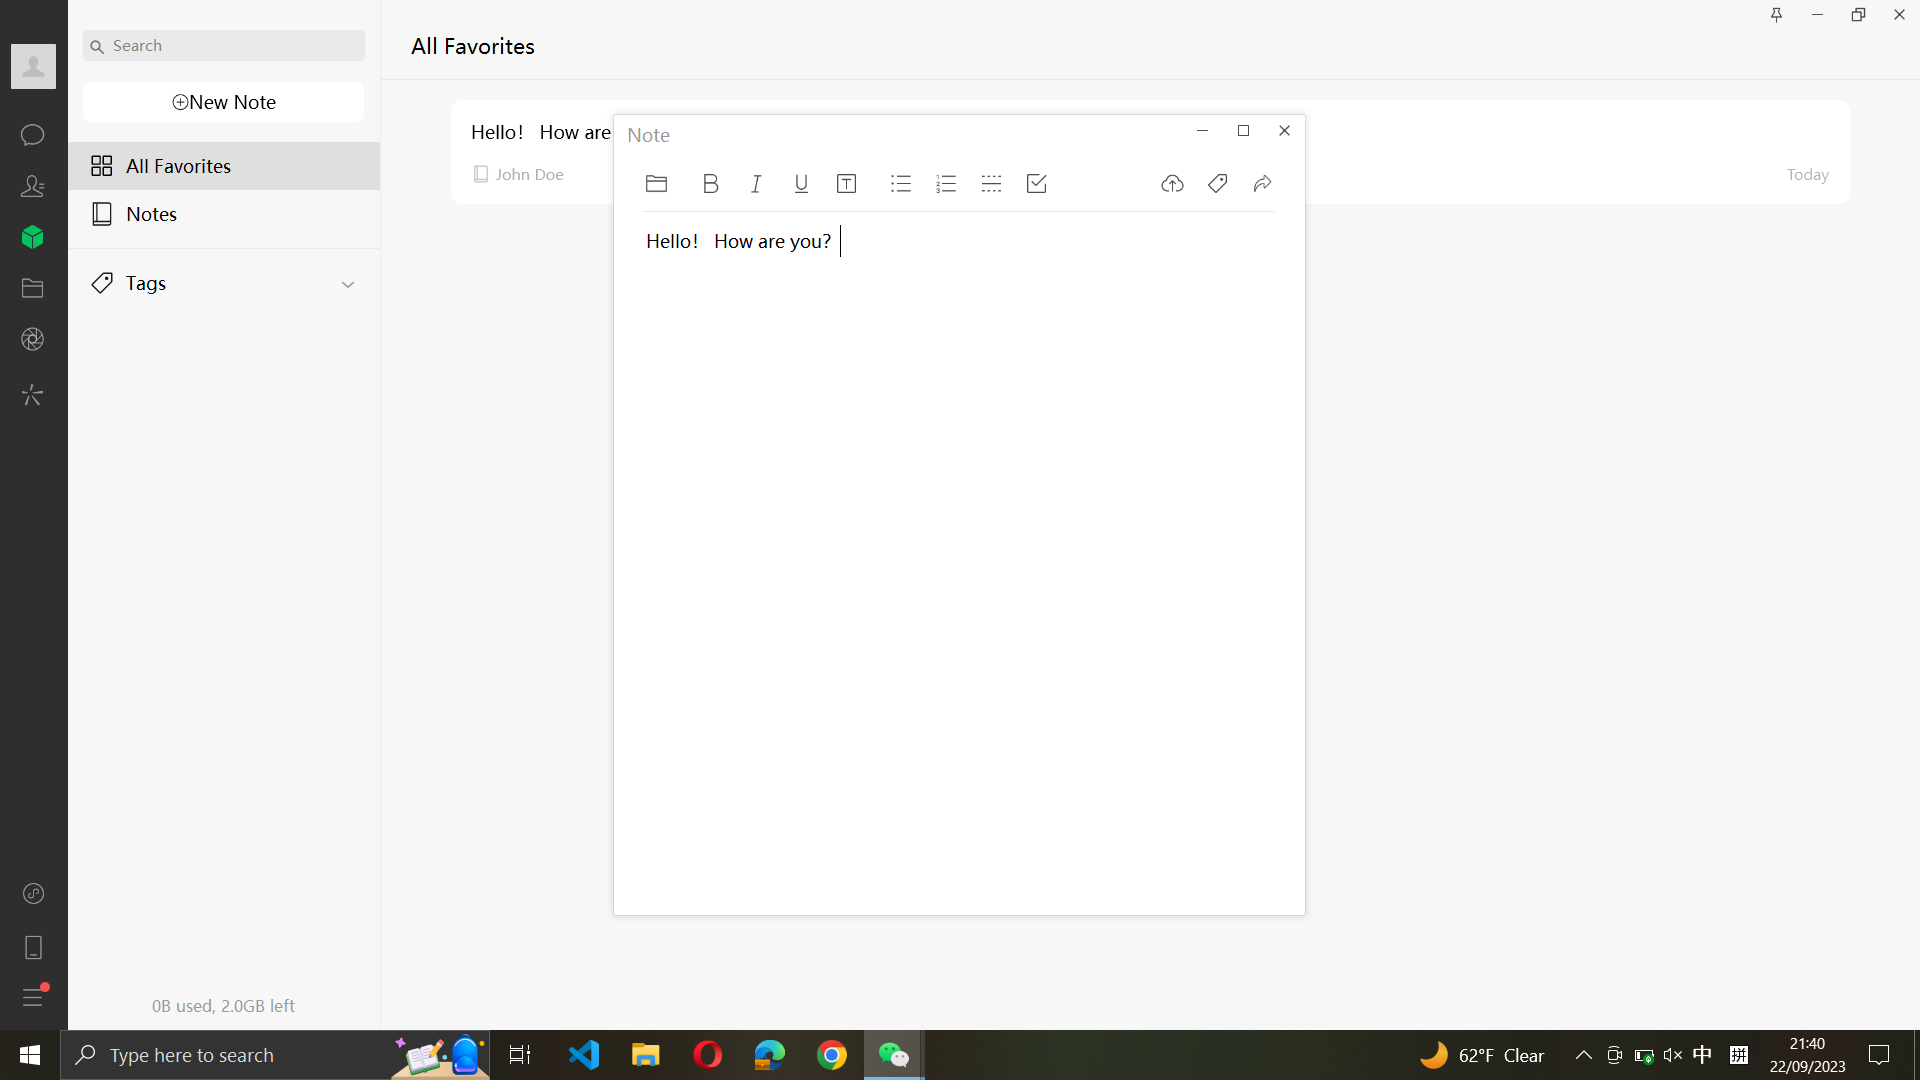 The width and height of the screenshot is (1920, 1080). Describe the element at coordinates (225, 277) in the screenshot. I see `the option to view all tags` at that location.